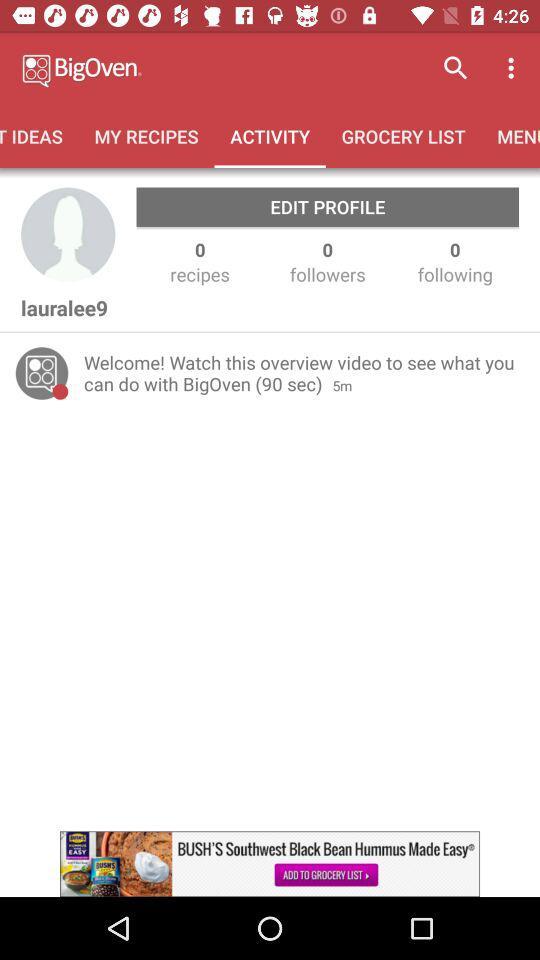 Image resolution: width=540 pixels, height=960 pixels. What do you see at coordinates (270, 863) in the screenshot?
I see `advertisement page` at bounding box center [270, 863].